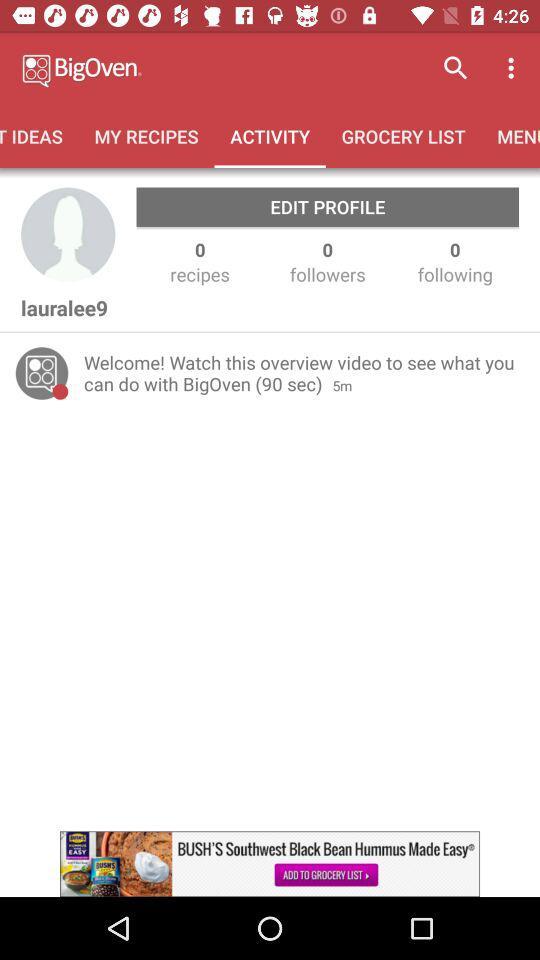 Image resolution: width=540 pixels, height=960 pixels. What do you see at coordinates (270, 863) in the screenshot?
I see `advertisement page` at bounding box center [270, 863].